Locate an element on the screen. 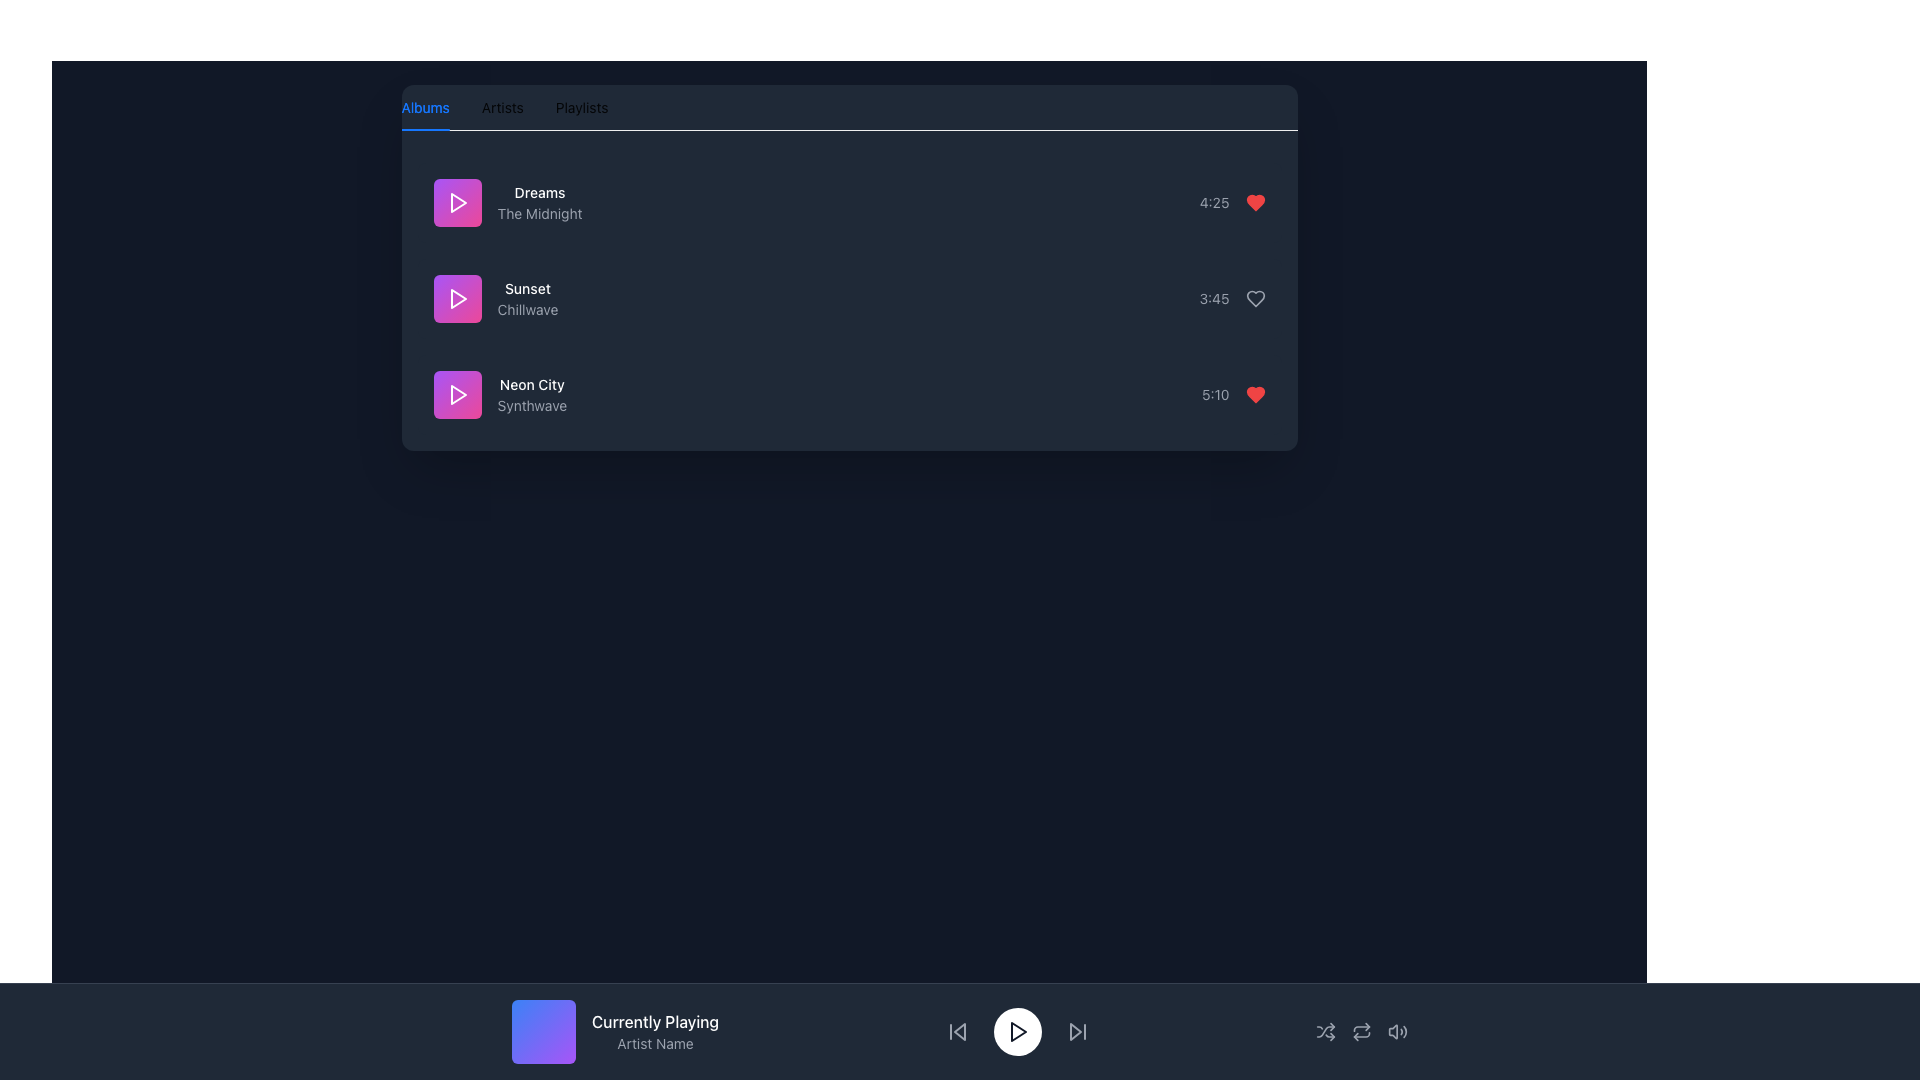  the 'Playlists' tab, which is the third tab in the horizontal list of navigational tabs located at the top of the central panel is located at coordinates (581, 108).